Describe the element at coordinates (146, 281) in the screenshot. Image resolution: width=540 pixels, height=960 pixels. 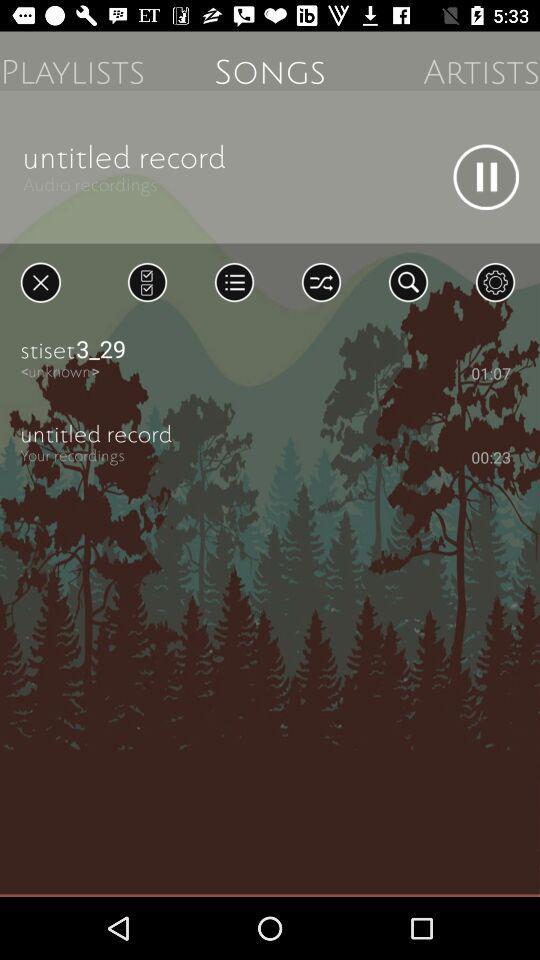
I see `show selected record` at that location.